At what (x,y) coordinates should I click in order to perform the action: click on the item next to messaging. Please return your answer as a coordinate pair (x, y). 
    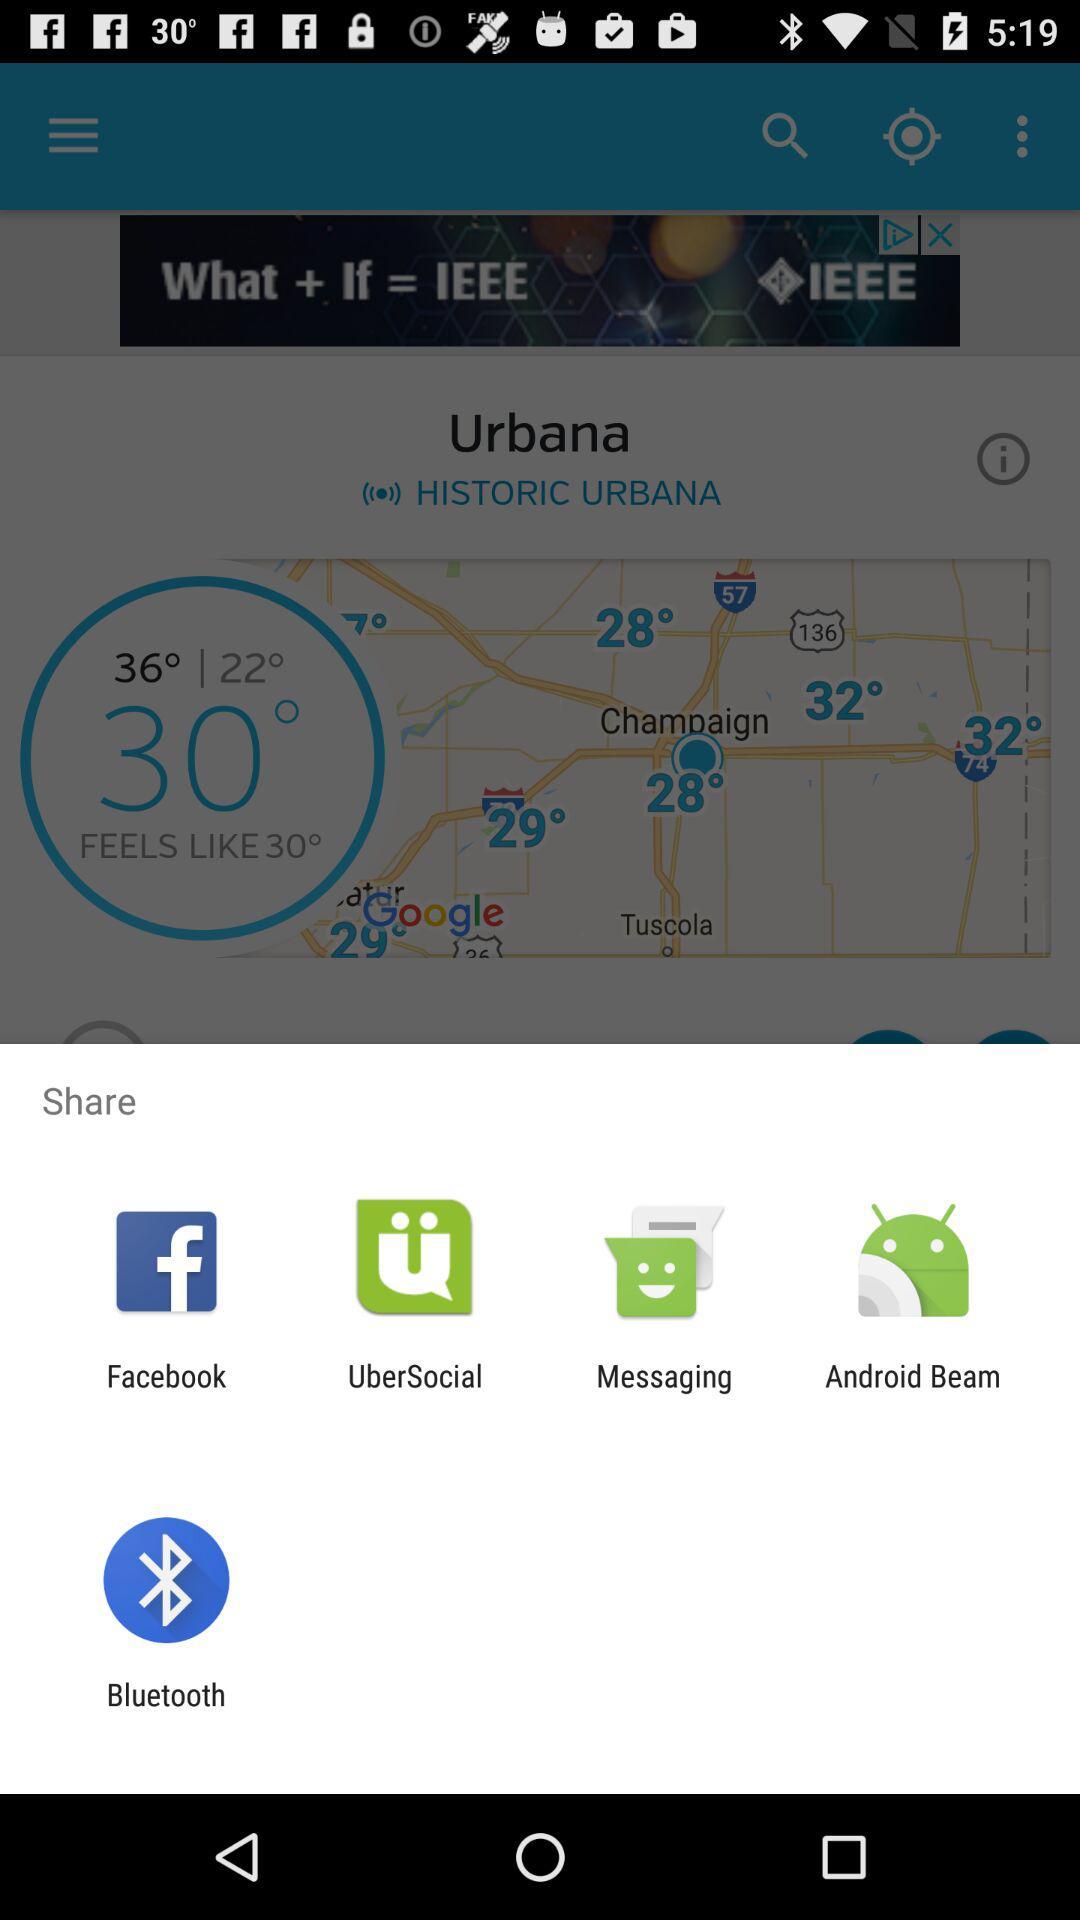
    Looking at the image, I should click on (414, 1392).